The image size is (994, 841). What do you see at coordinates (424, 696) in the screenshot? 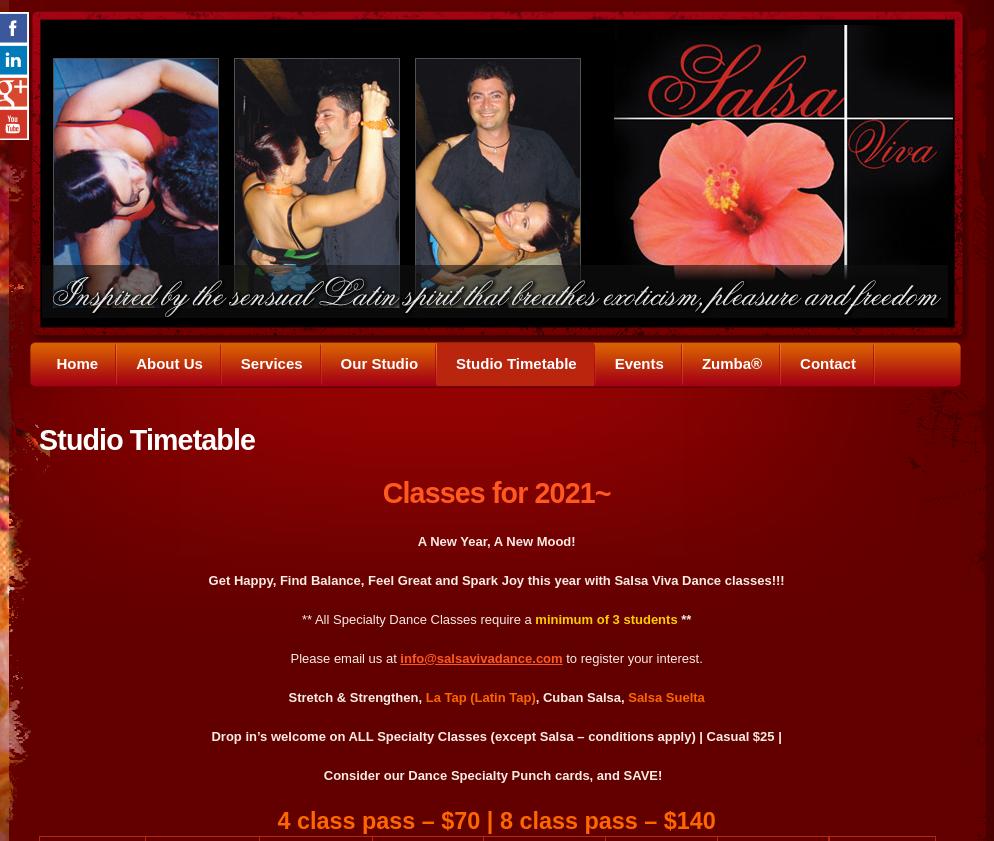
I see `'La Tap (Latin Tap)'` at bounding box center [424, 696].